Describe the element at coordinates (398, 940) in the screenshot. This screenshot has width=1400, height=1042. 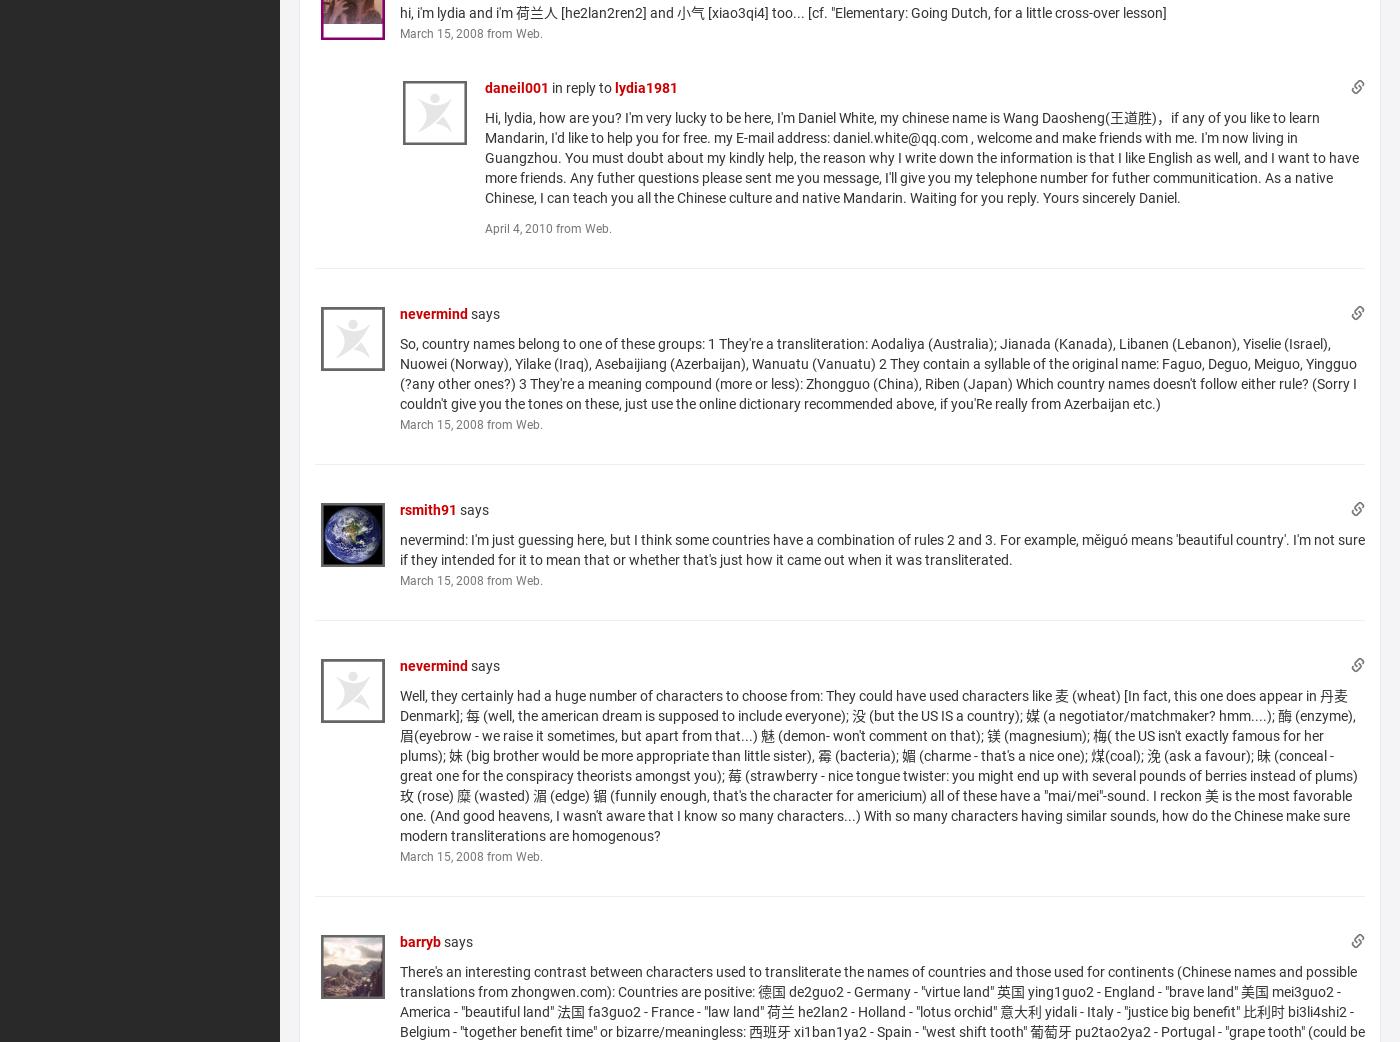
I see `'barryb'` at that location.